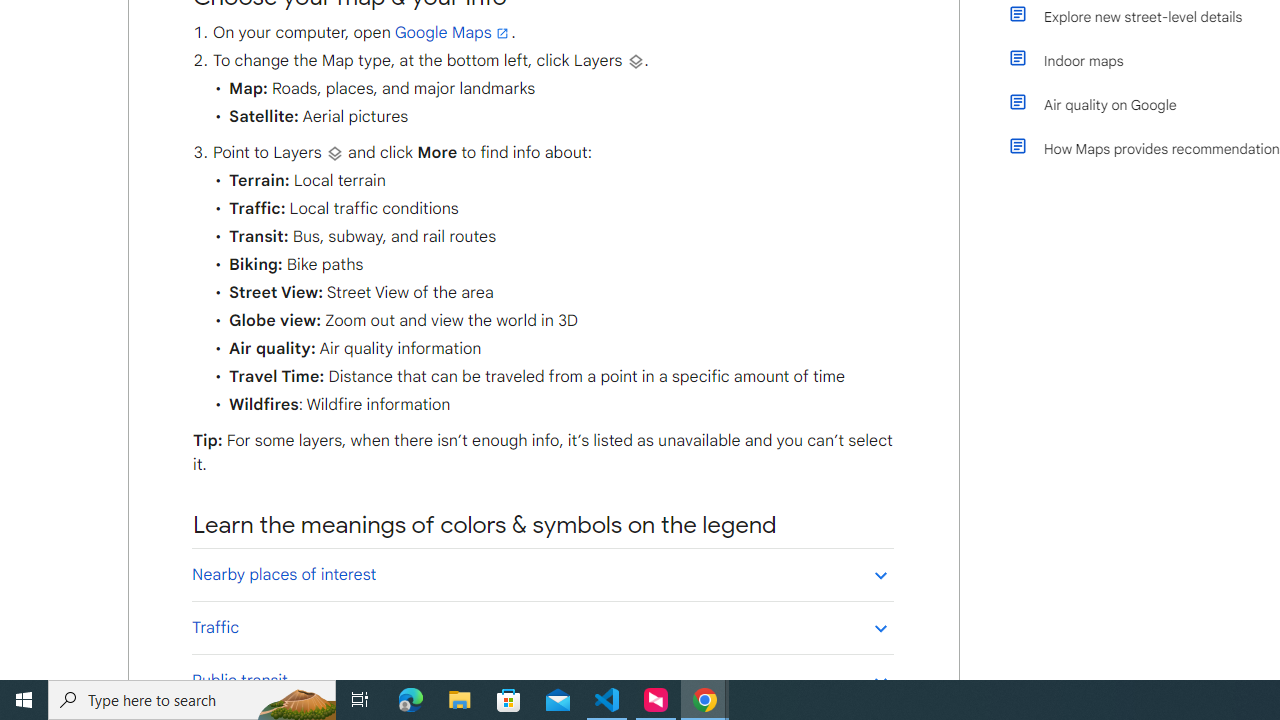  What do you see at coordinates (542, 626) in the screenshot?
I see `'Traffic'` at bounding box center [542, 626].